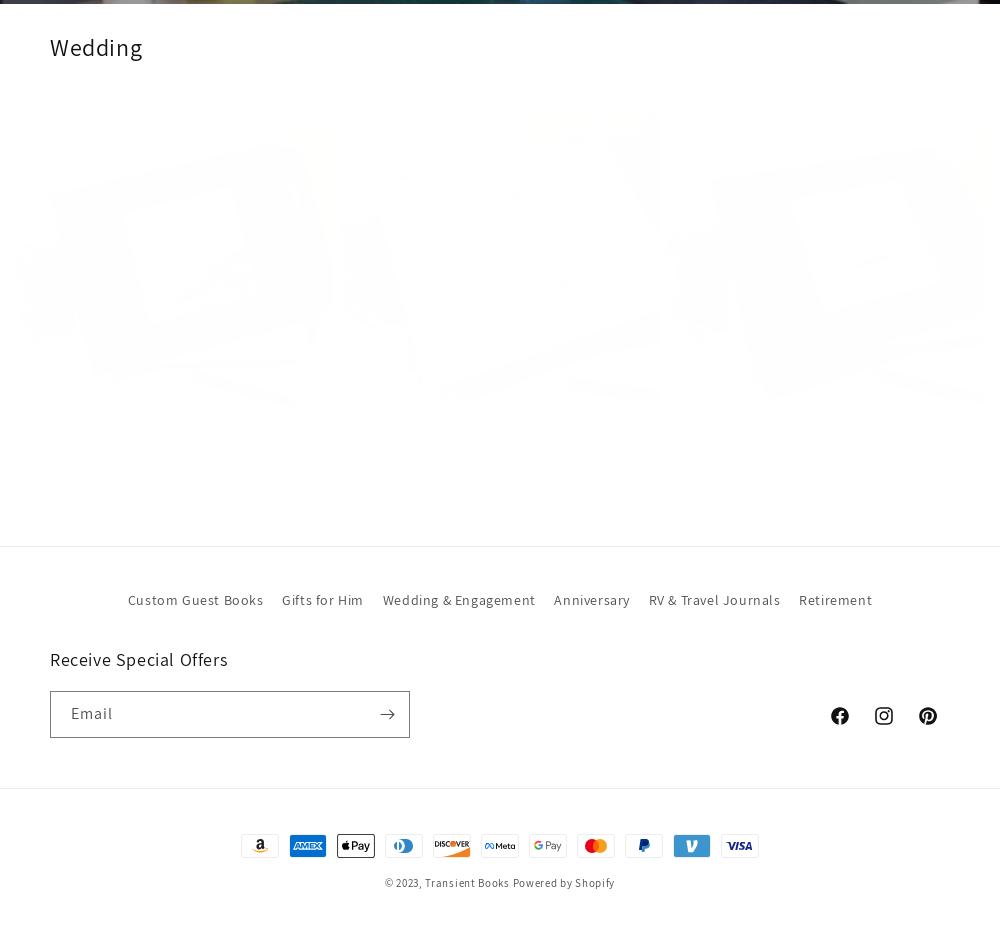 The image size is (1000, 928). I want to click on 'RV & Travel Journals', so click(713, 599).